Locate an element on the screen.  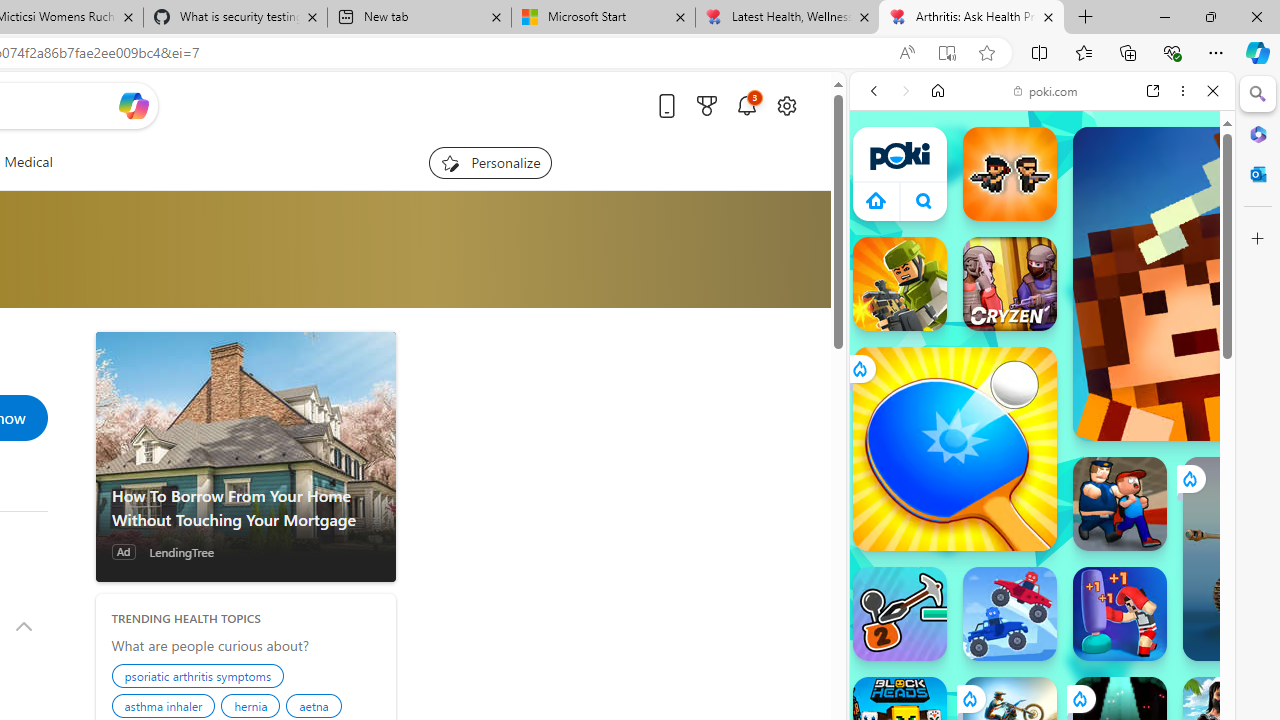
'Cryzen.io Cryzen.io' is located at coordinates (1009, 284).